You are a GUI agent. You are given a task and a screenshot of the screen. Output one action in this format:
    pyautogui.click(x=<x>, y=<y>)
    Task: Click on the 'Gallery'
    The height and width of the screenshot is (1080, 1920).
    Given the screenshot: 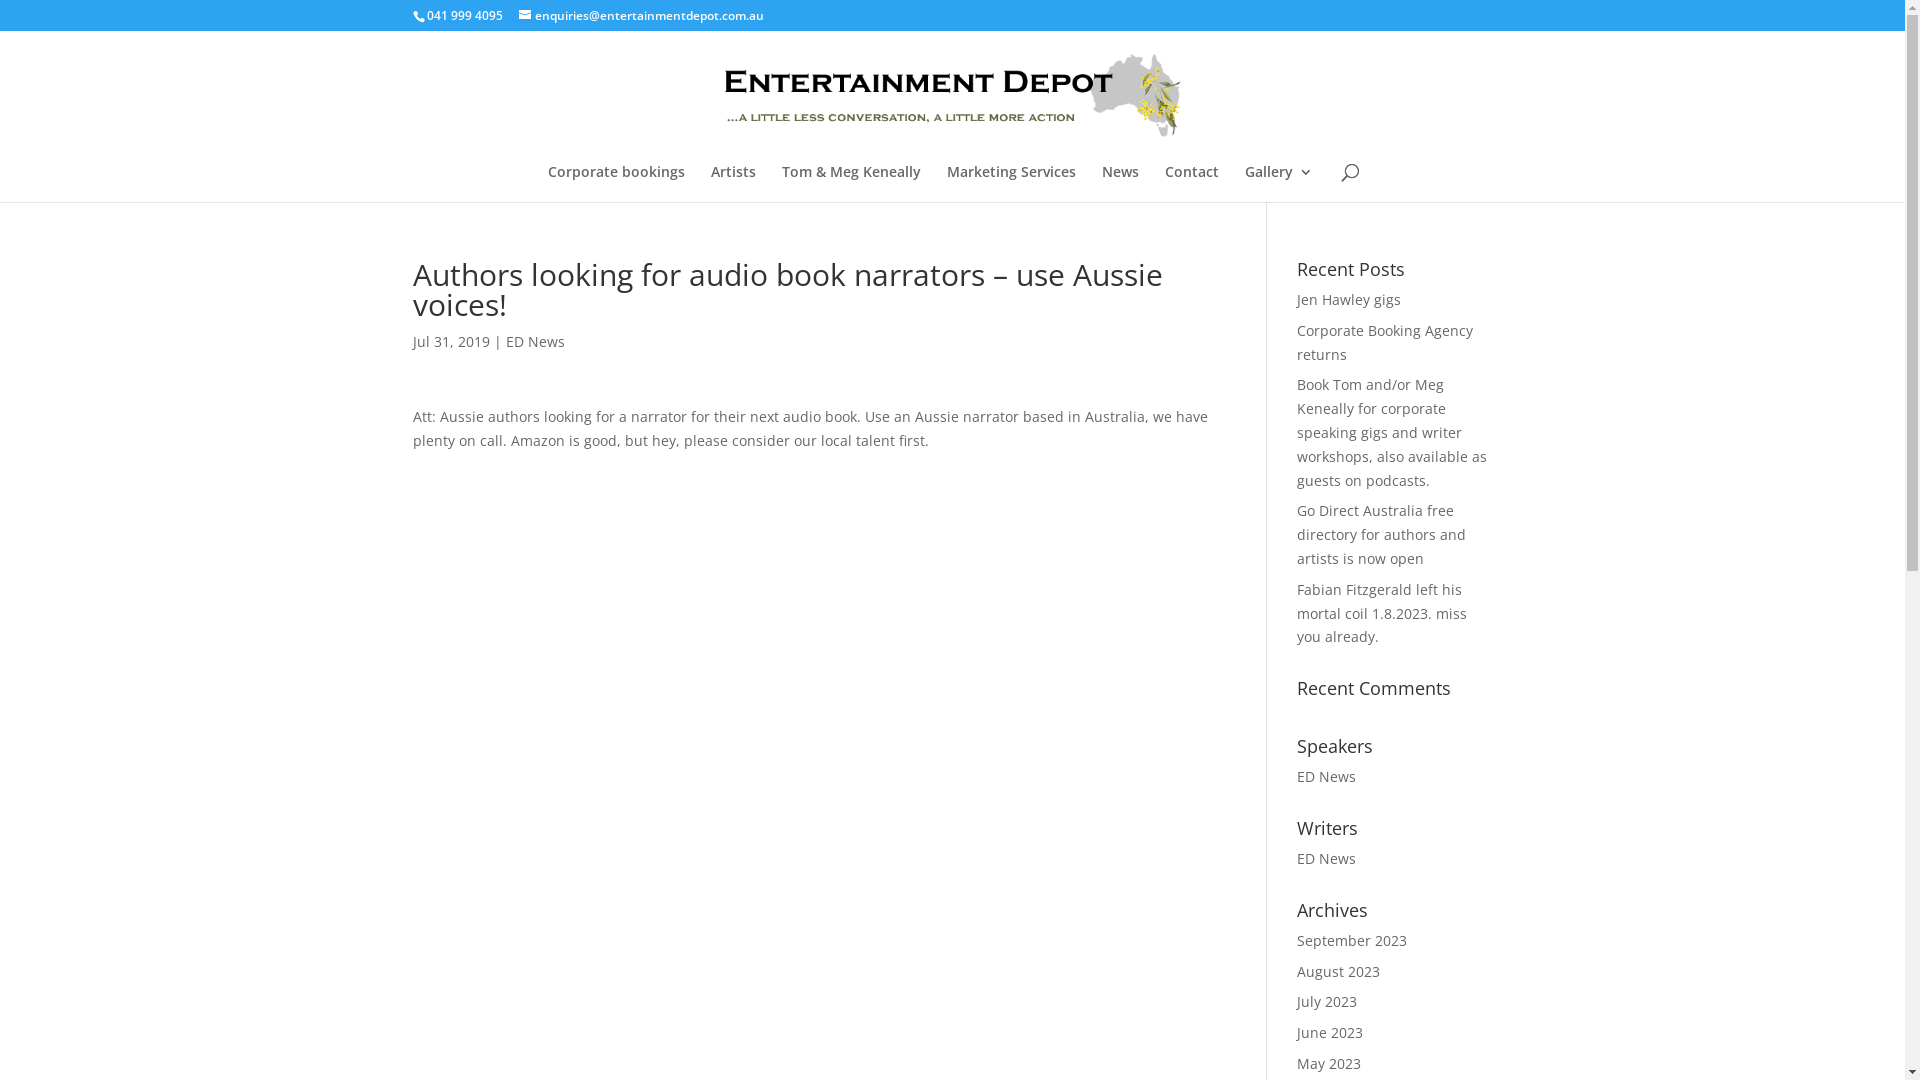 What is the action you would take?
    pyautogui.click(x=1243, y=183)
    